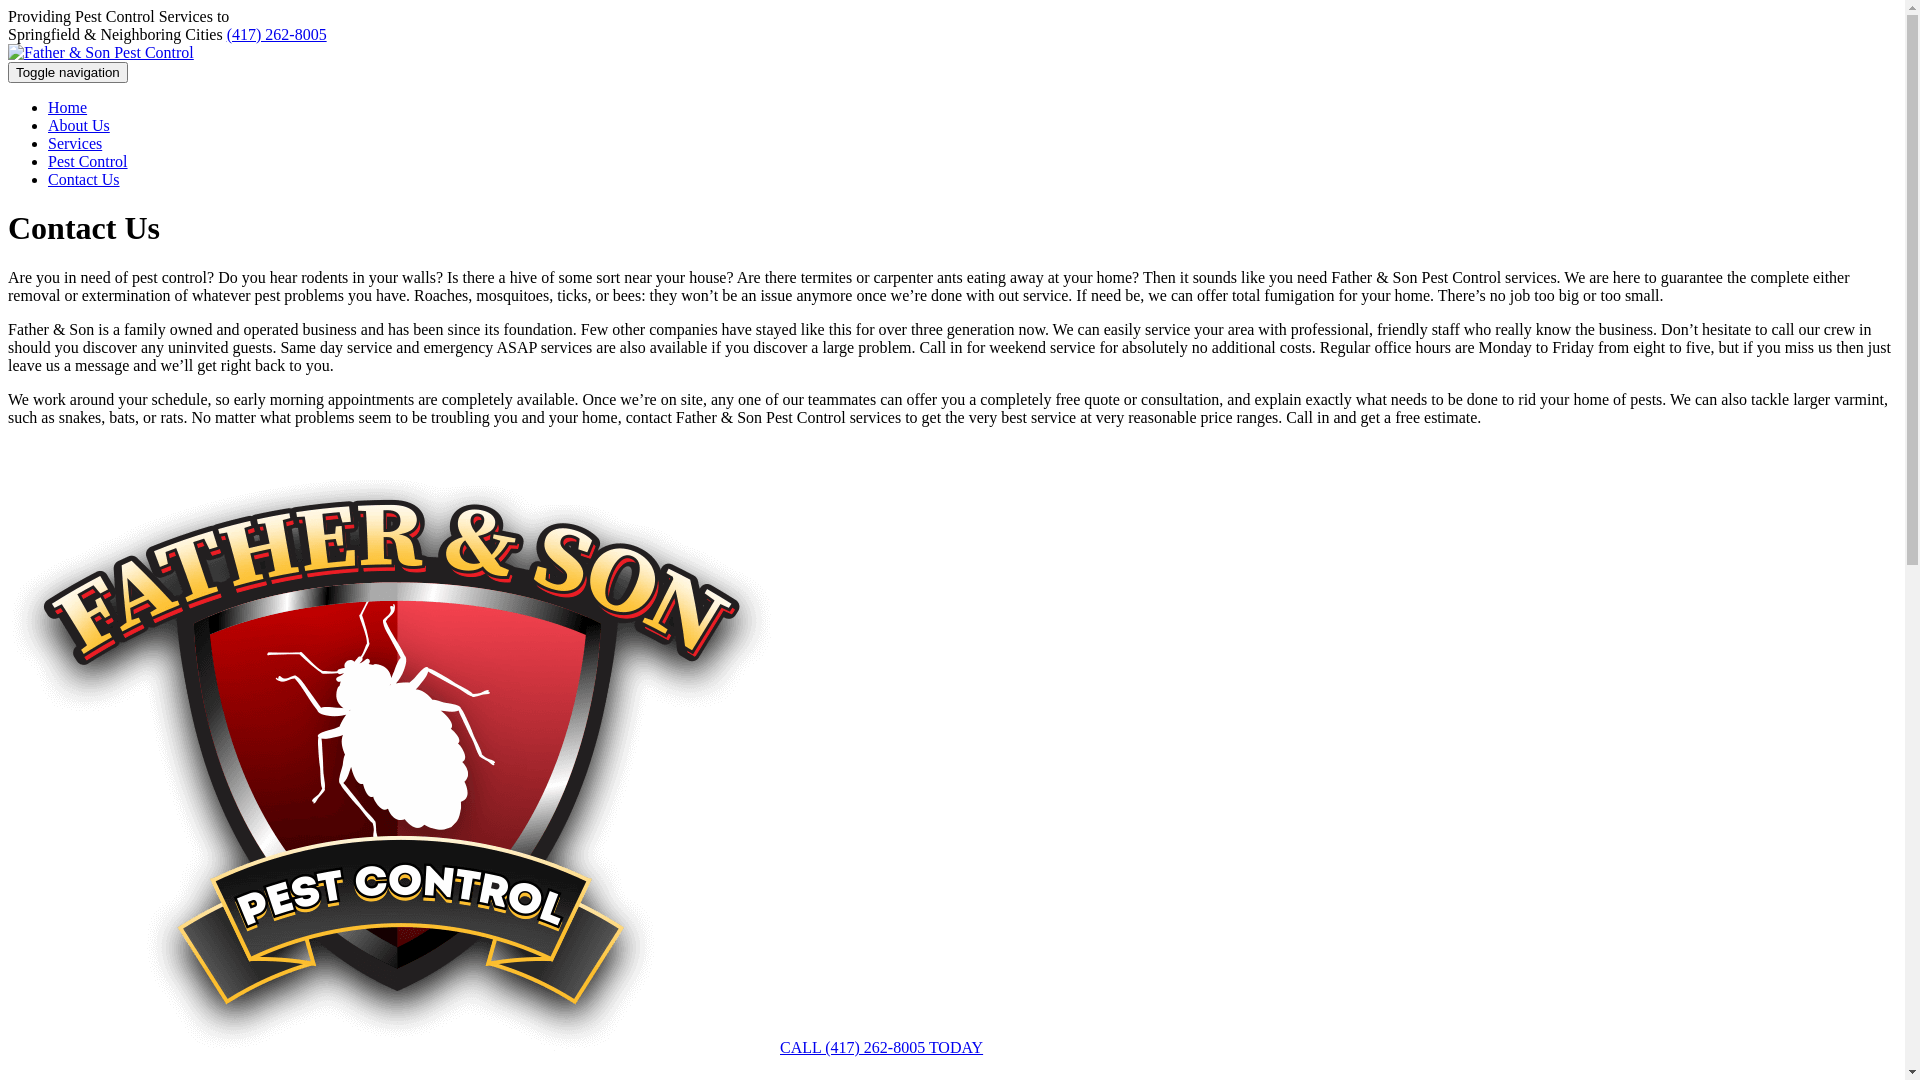 This screenshot has height=1080, width=1920. What do you see at coordinates (276, 34) in the screenshot?
I see `'(417) 262-8005'` at bounding box center [276, 34].